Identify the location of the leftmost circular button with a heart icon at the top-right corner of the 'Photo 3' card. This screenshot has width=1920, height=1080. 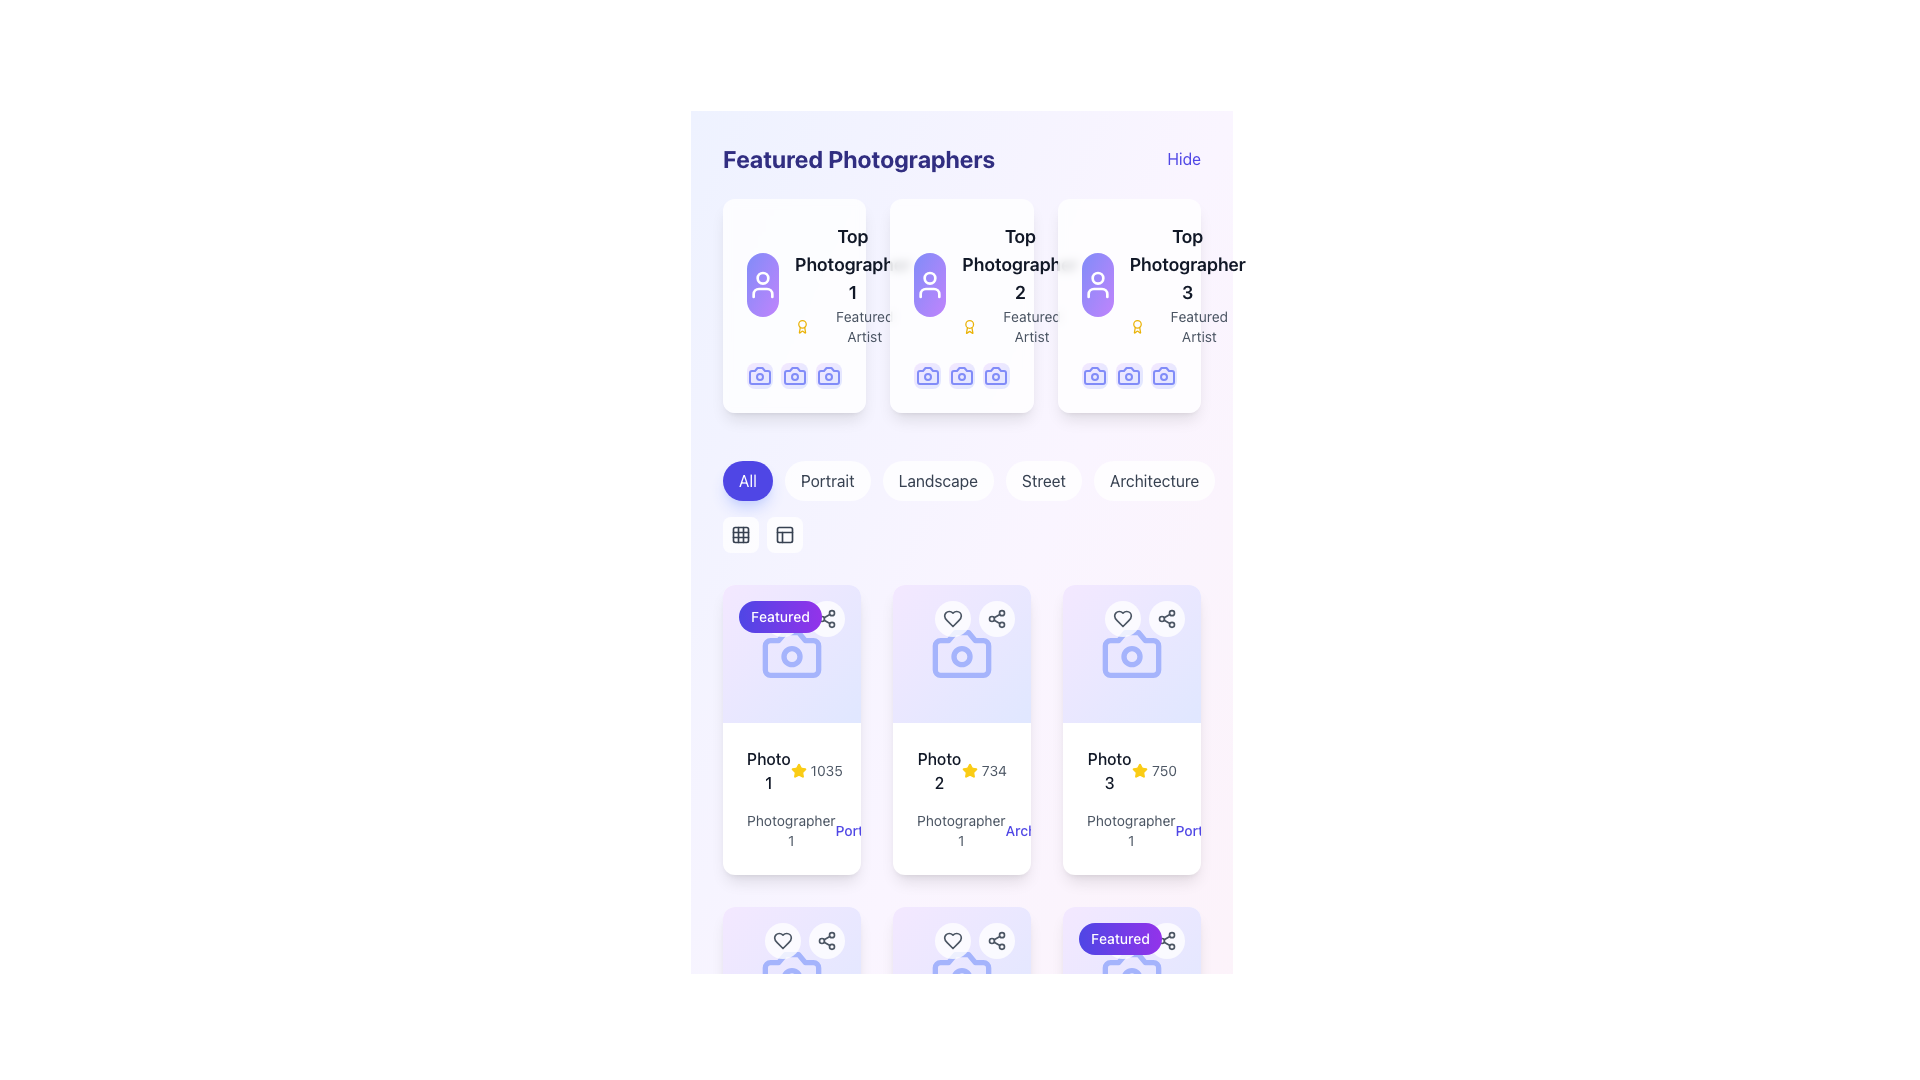
(1123, 617).